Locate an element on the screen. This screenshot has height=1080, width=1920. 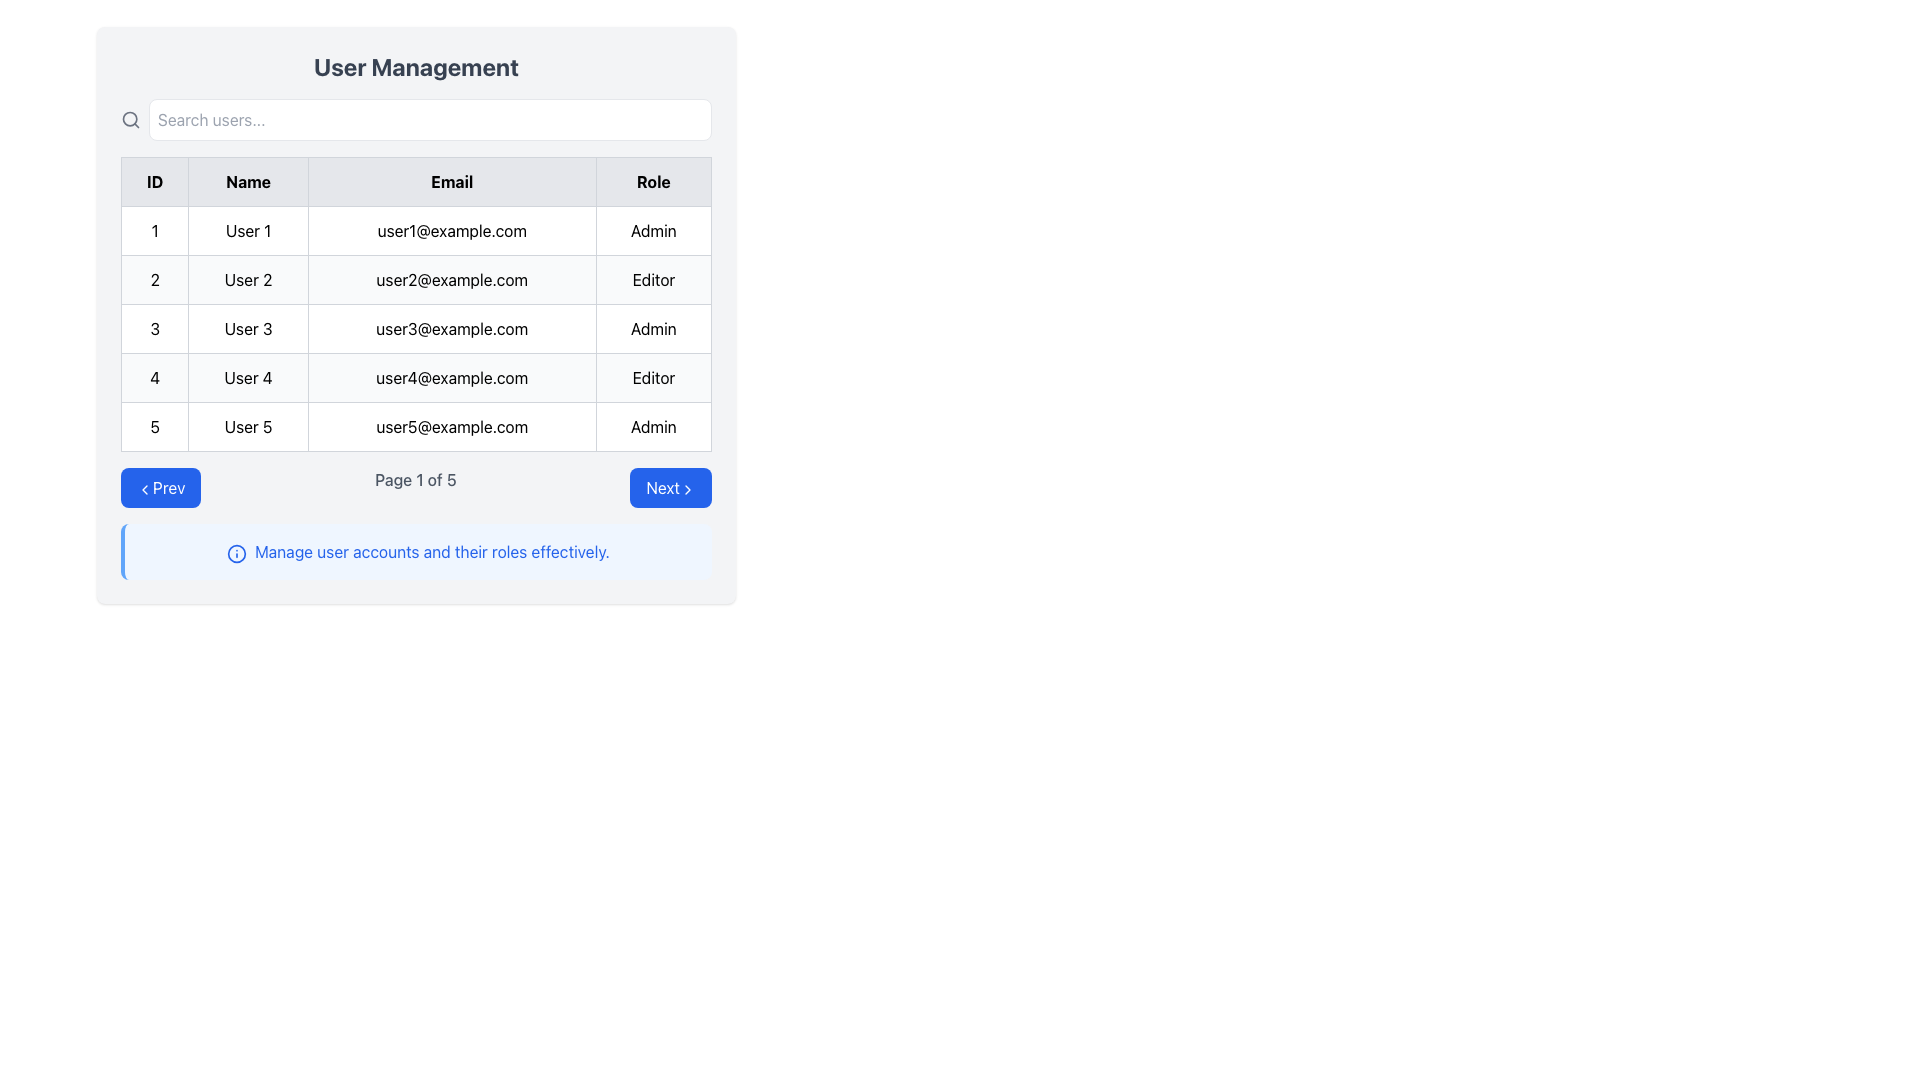
the informational Text Label located at the bottom-left of the 'User Management' page, which has a light blue background and is bordered by blue on the left is located at coordinates (431, 551).